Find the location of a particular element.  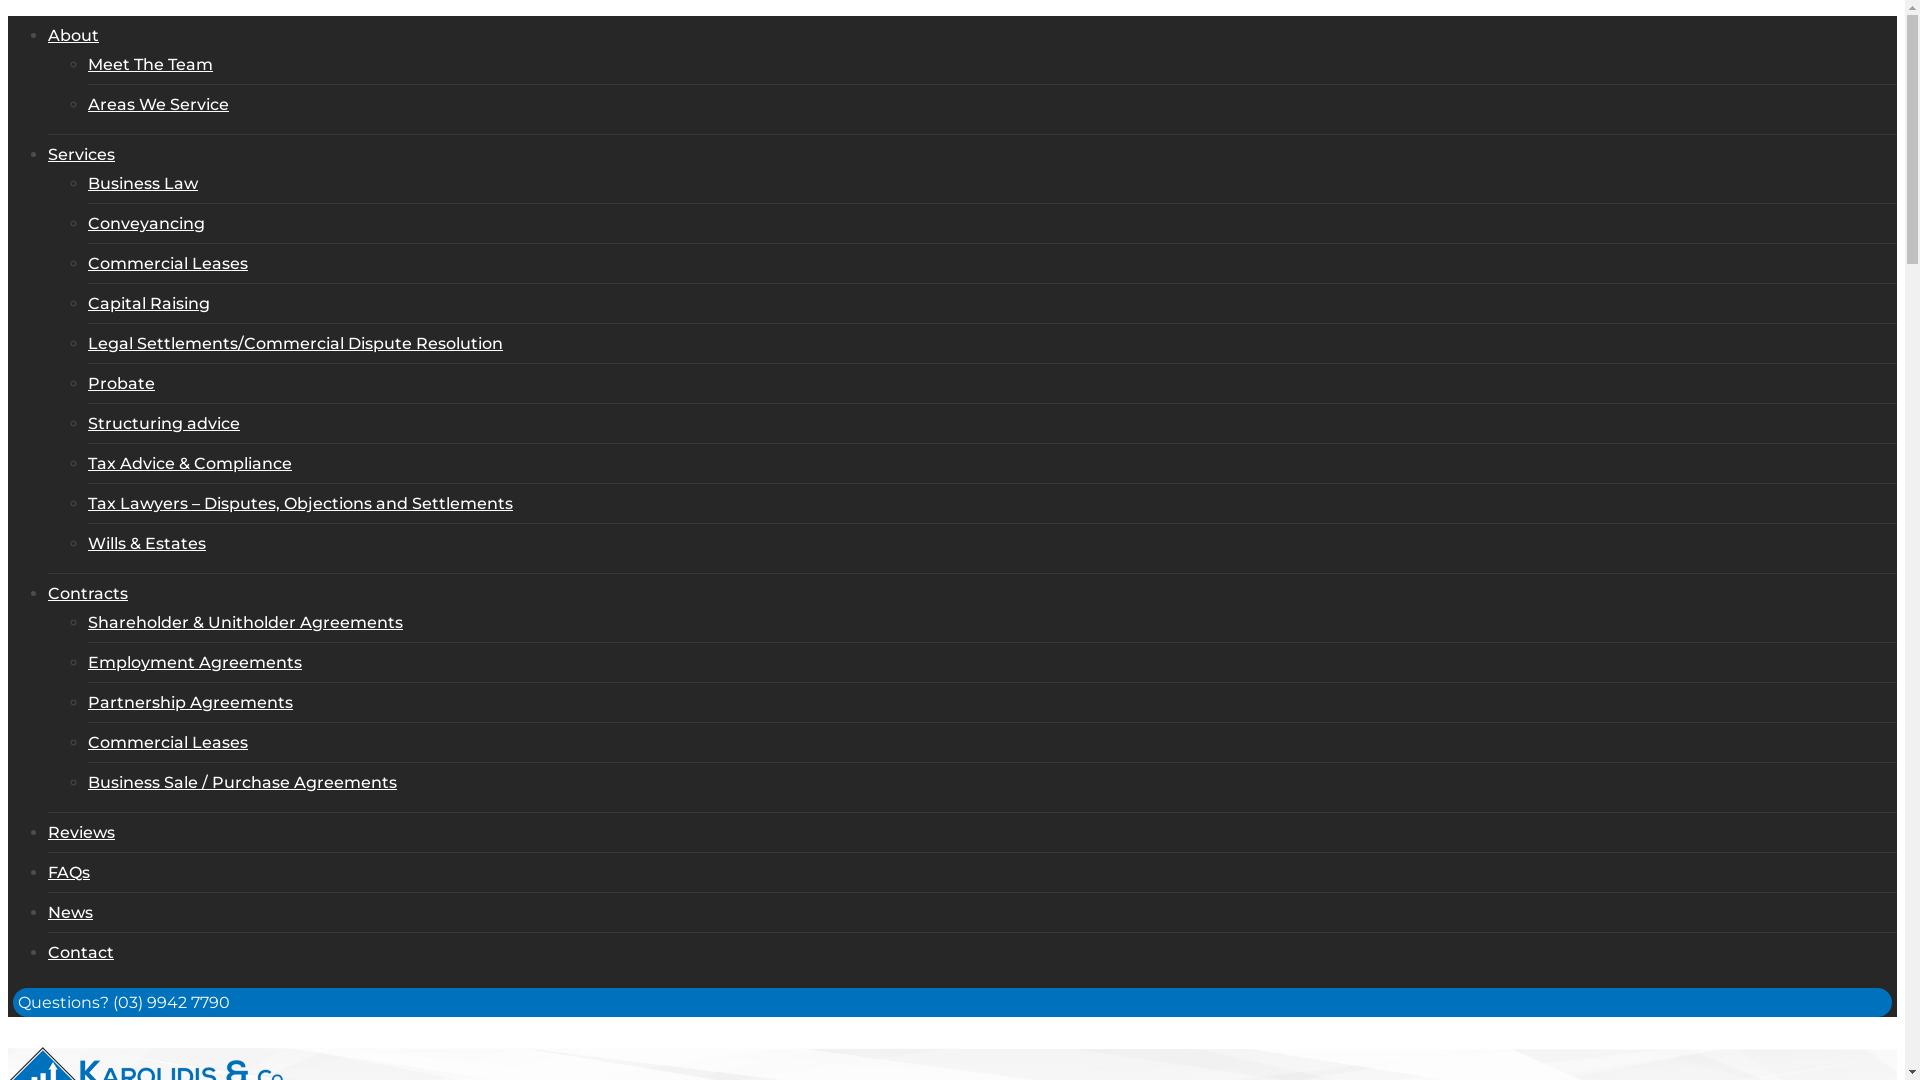

'Capital Raising' is located at coordinates (147, 303).